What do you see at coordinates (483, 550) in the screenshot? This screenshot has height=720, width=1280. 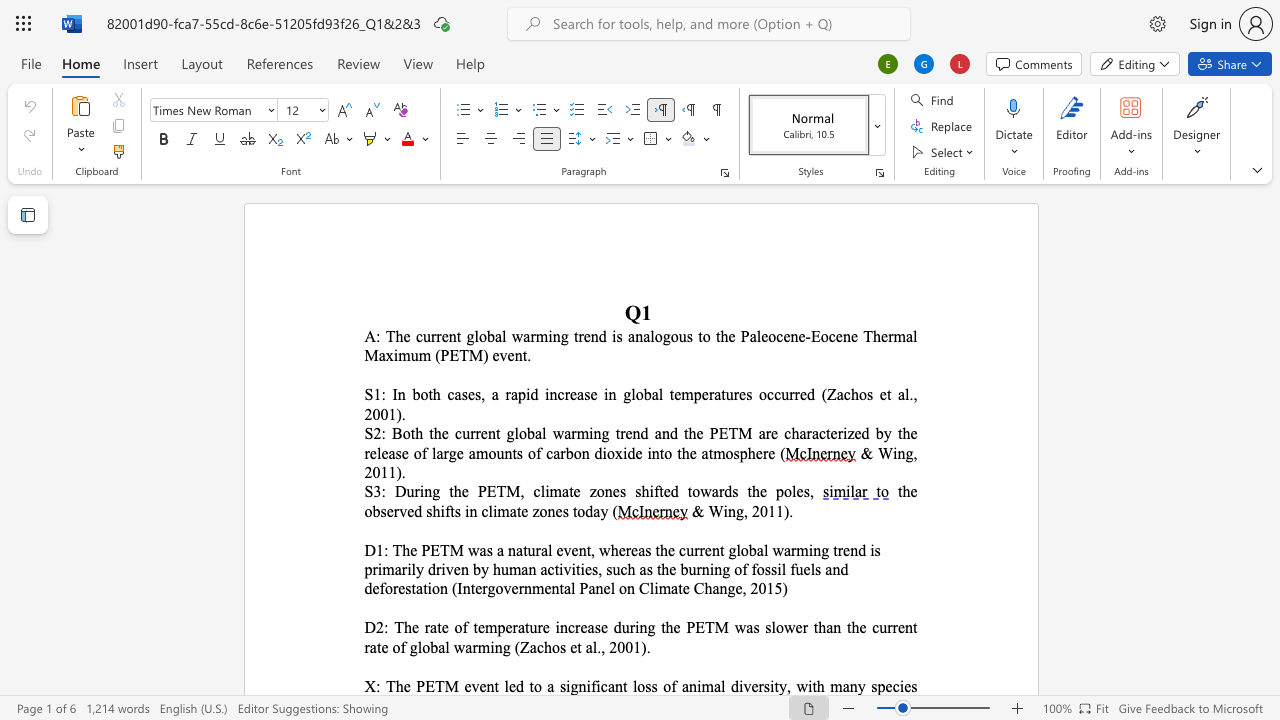 I see `the 1th character "a" in the text` at bounding box center [483, 550].